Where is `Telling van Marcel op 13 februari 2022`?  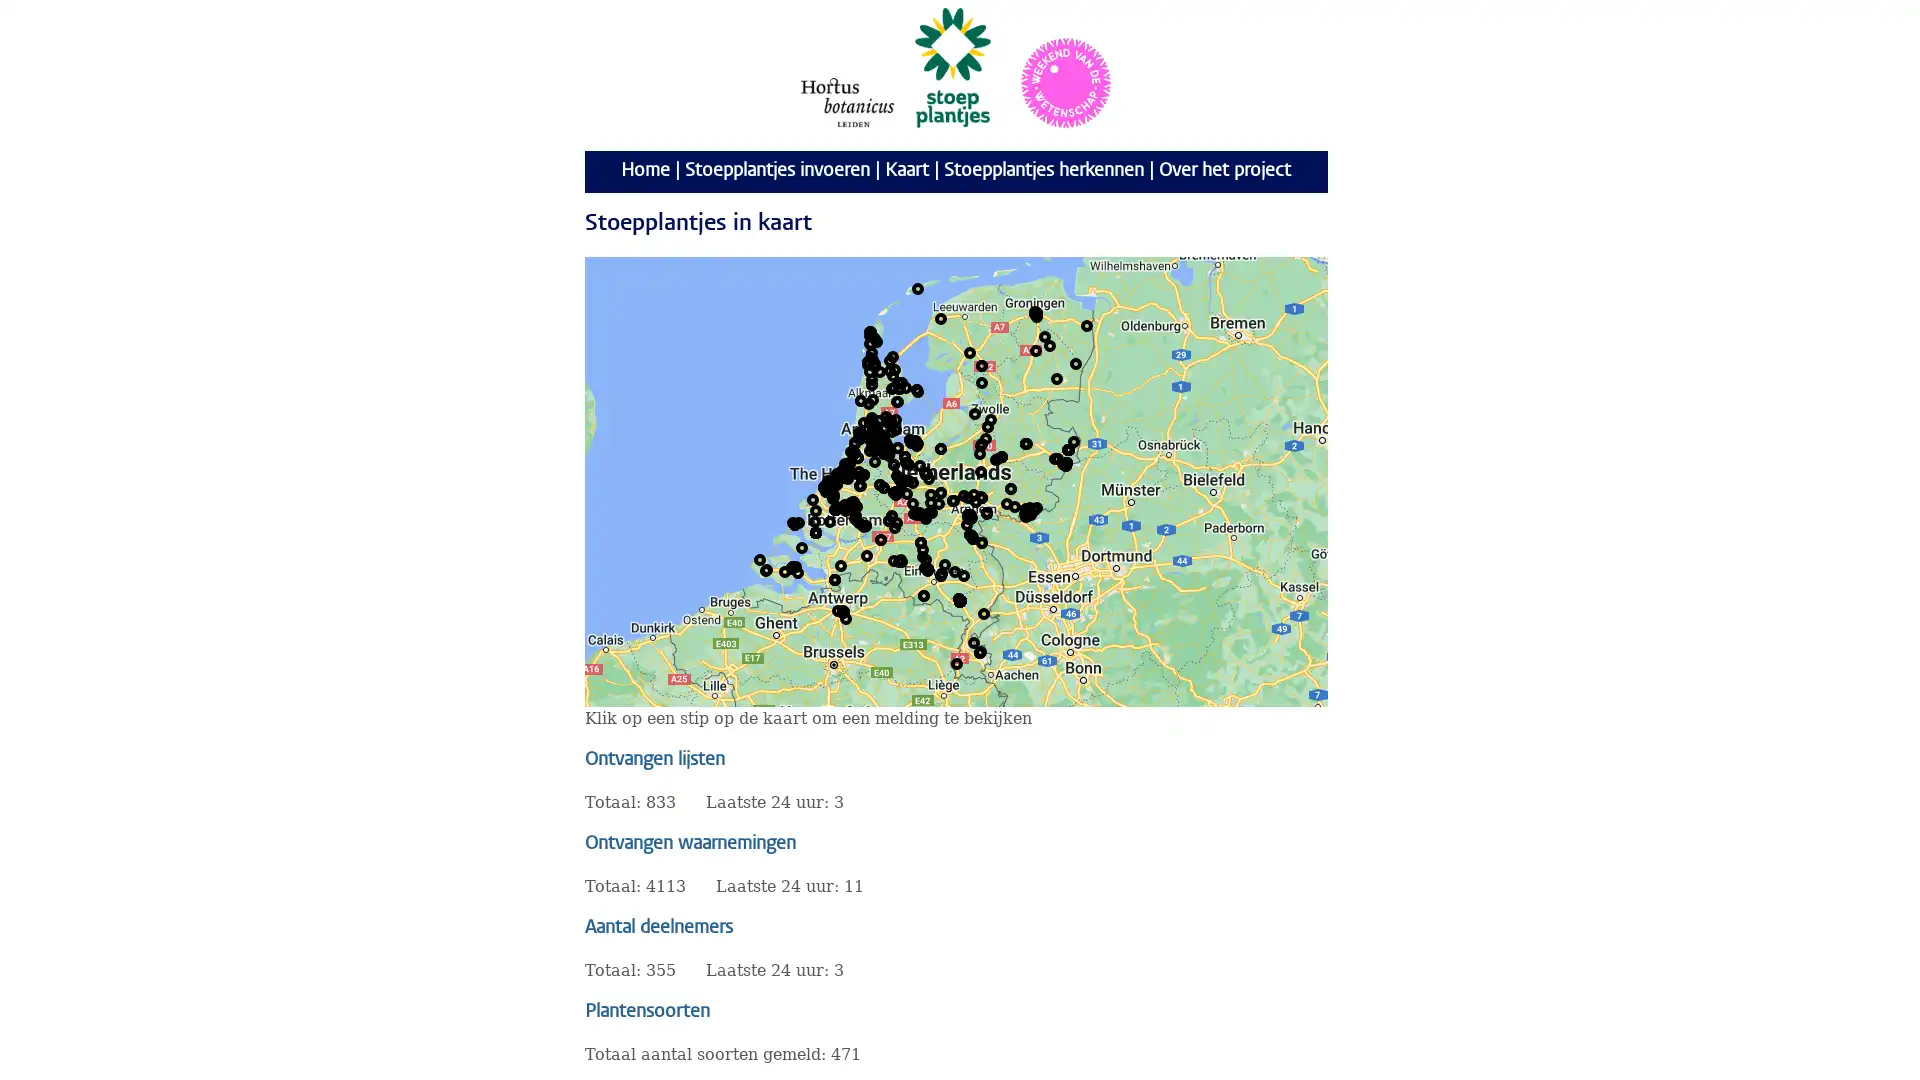
Telling van Marcel op 13 februari 2022 is located at coordinates (980, 443).